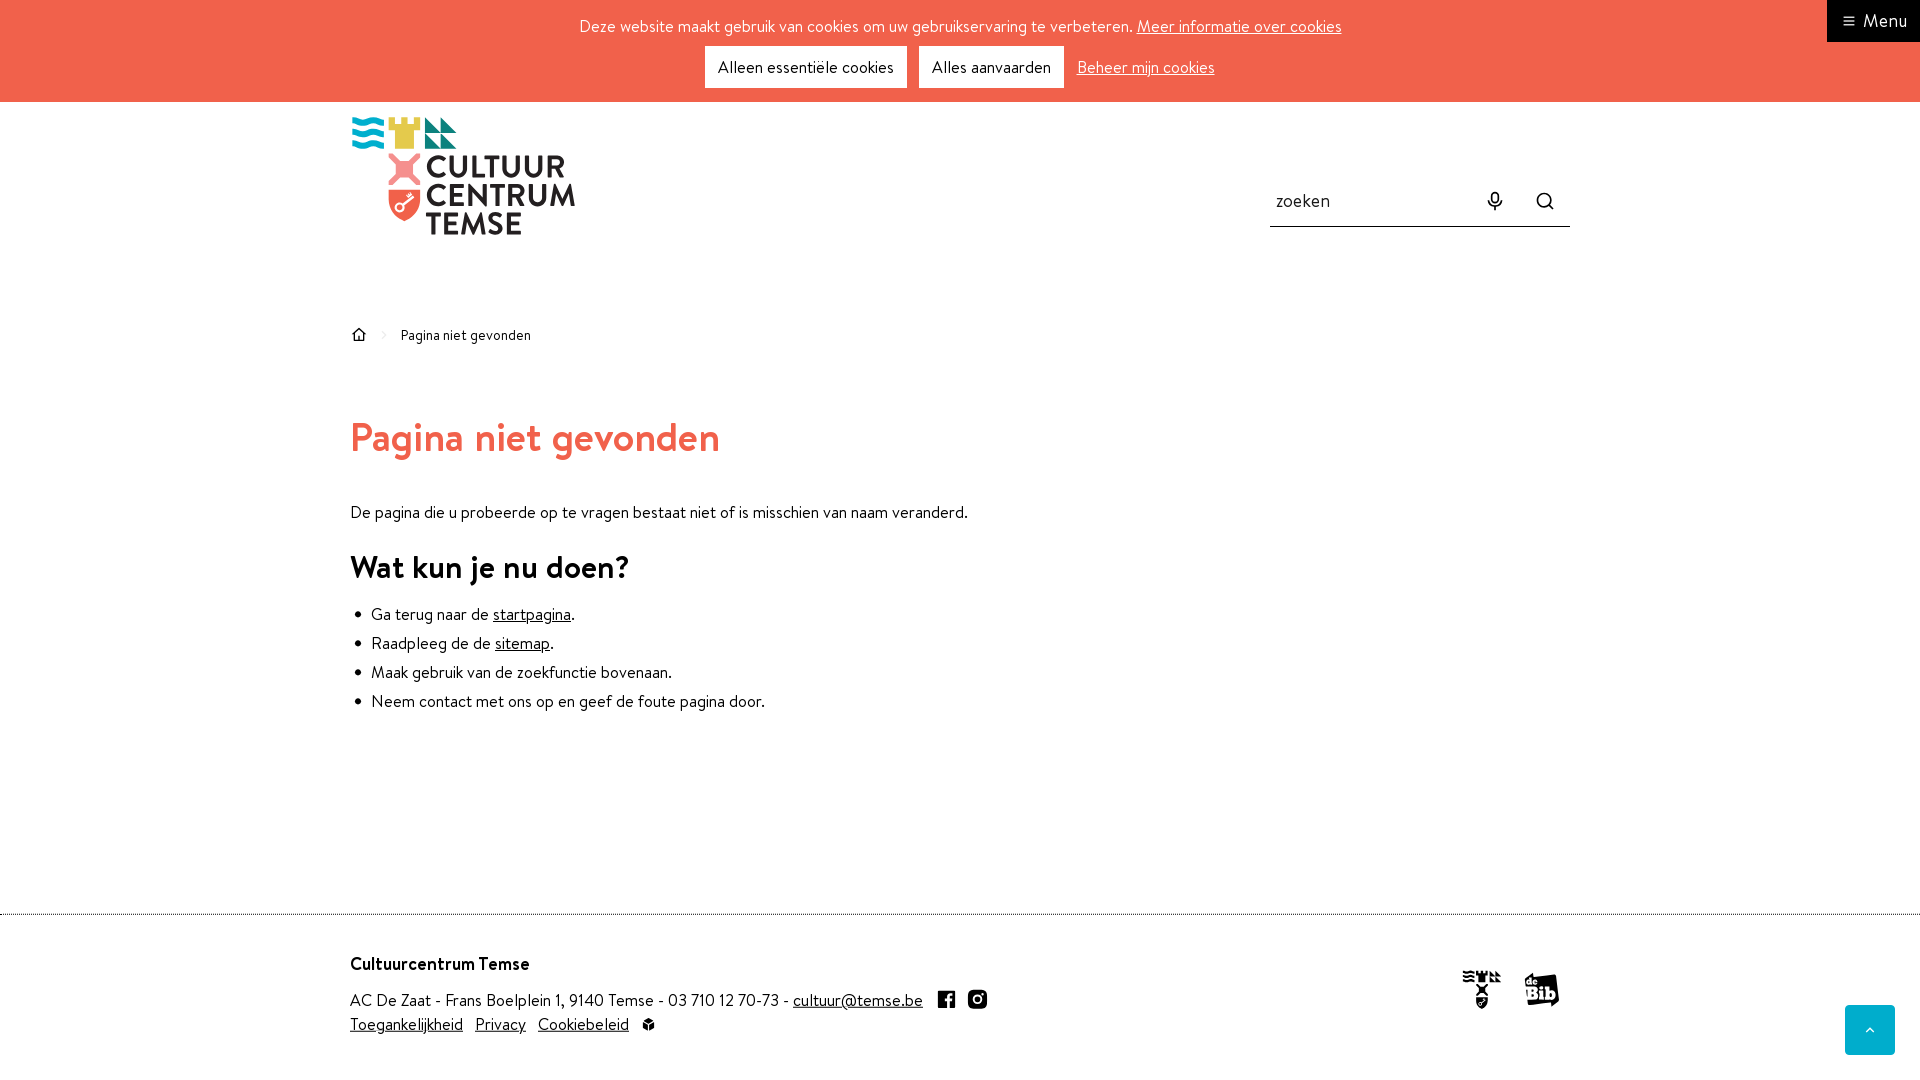  Describe the element at coordinates (359, 334) in the screenshot. I see `'Home'` at that location.